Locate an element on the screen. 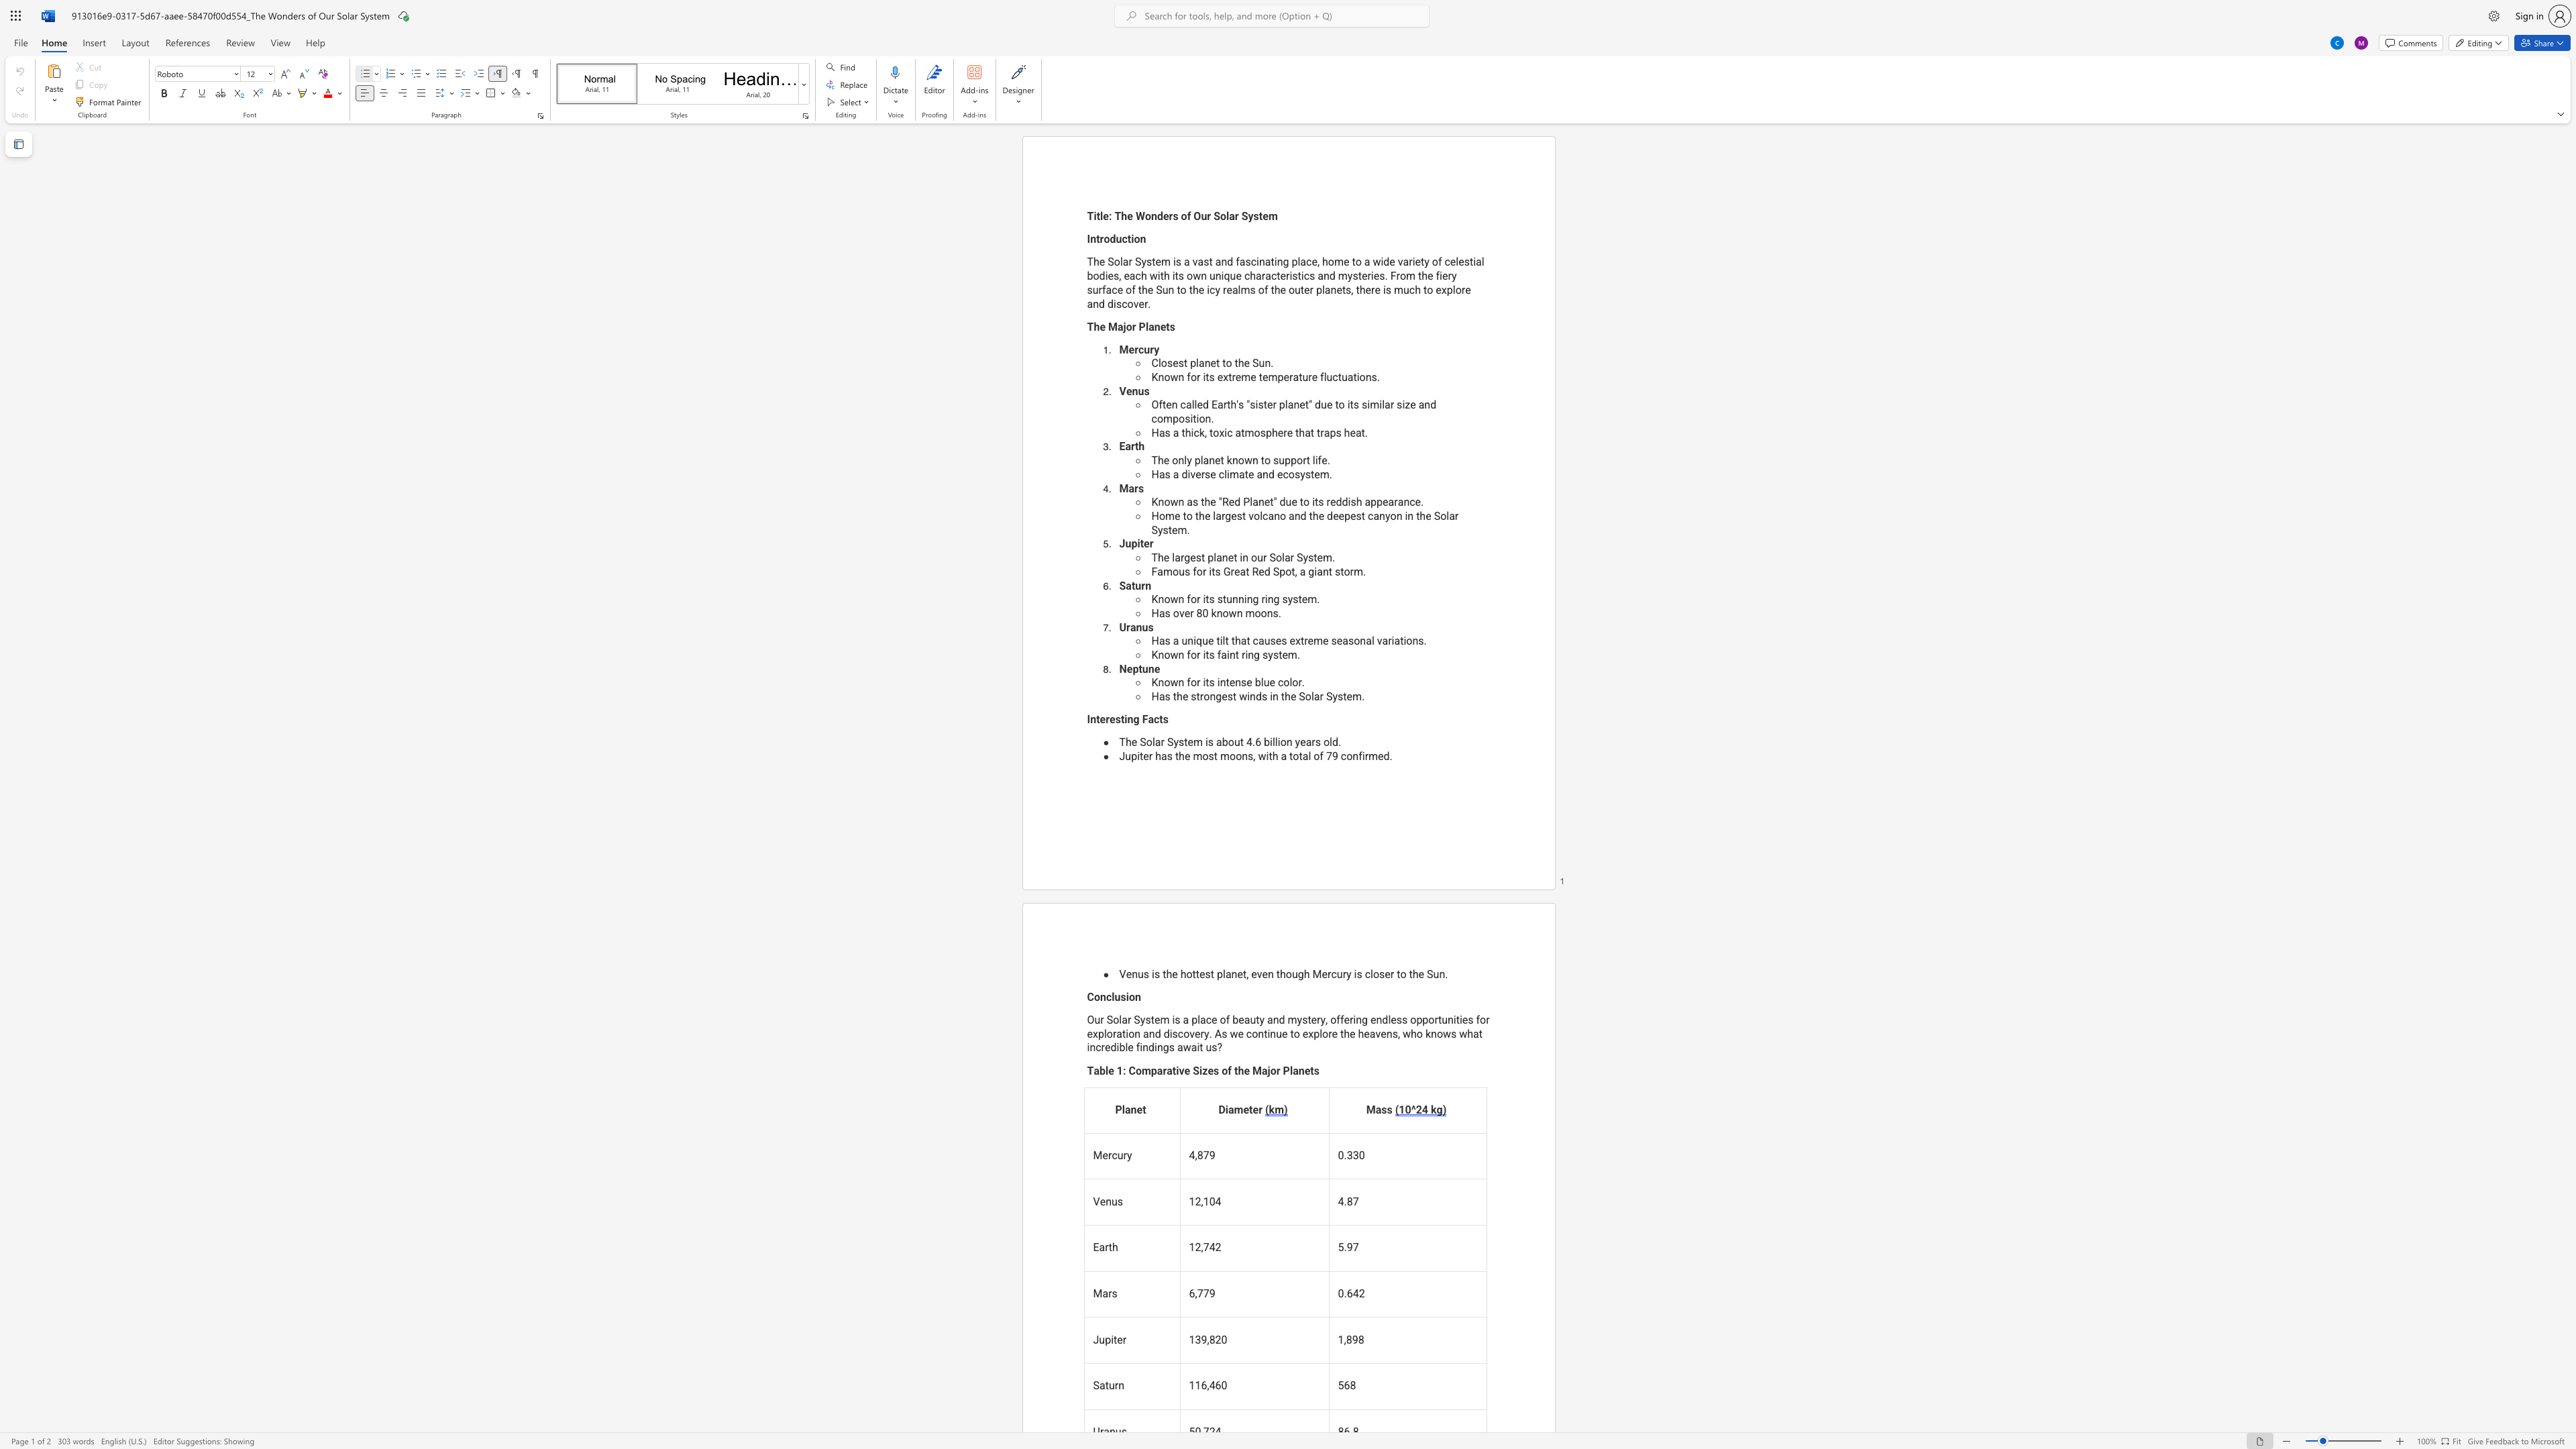  the 2th character "r" in the text is located at coordinates (1264, 557).